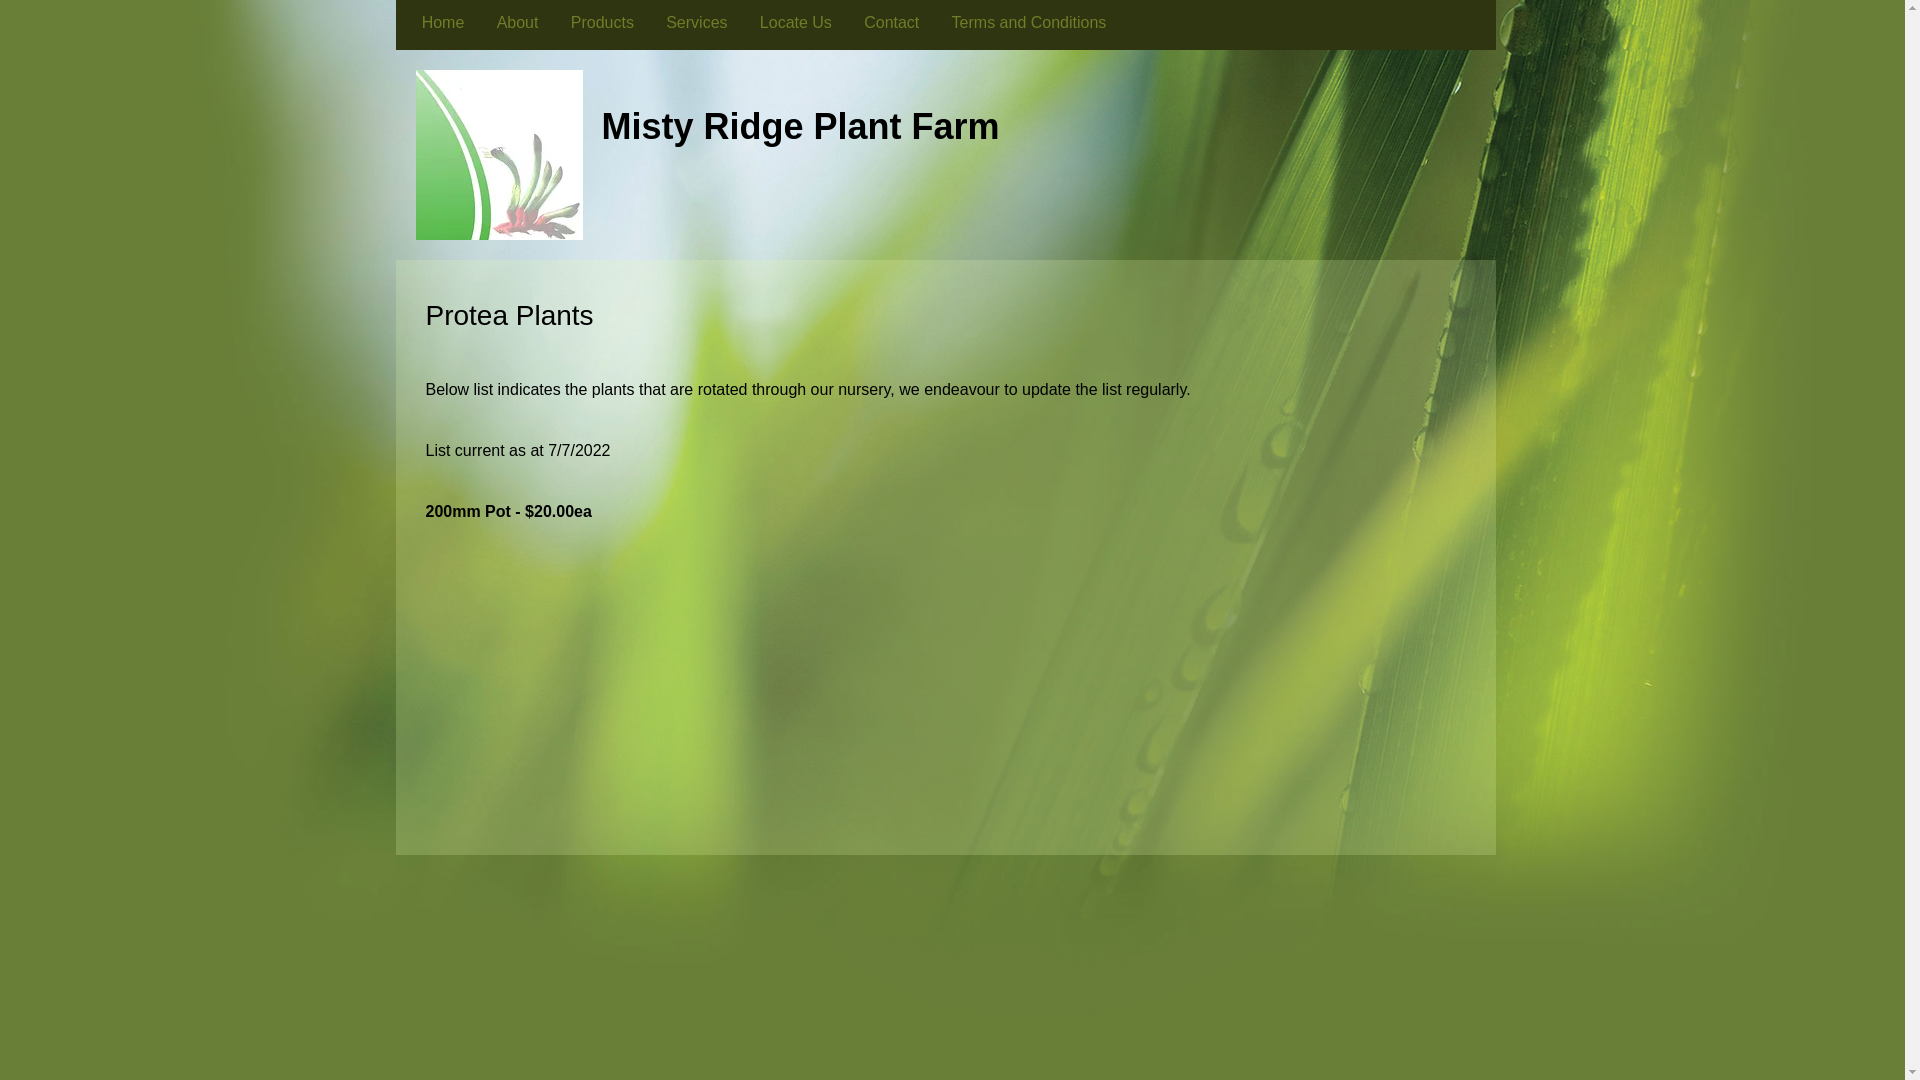  Describe the element at coordinates (848, 23) in the screenshot. I see `'Contact'` at that location.